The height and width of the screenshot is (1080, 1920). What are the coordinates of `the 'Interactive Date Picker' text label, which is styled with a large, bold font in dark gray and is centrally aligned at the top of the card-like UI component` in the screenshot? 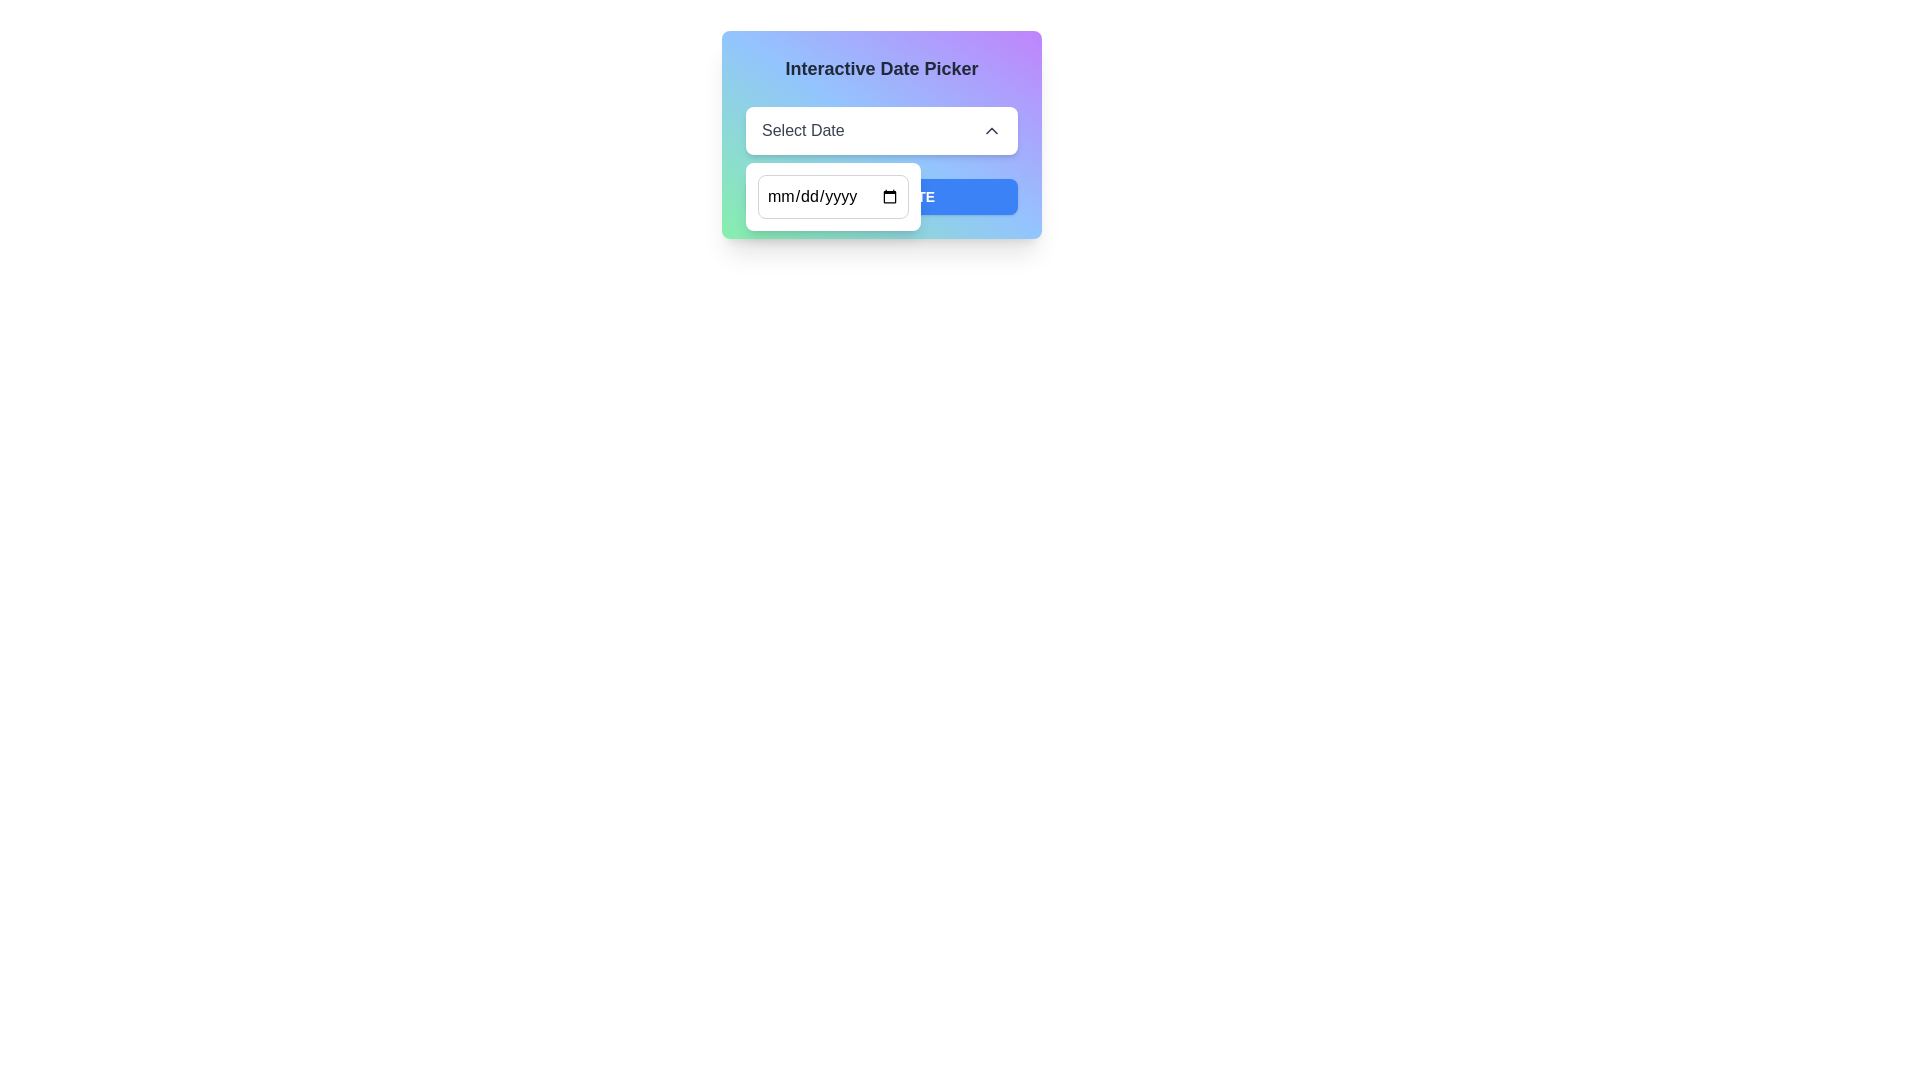 It's located at (881, 68).